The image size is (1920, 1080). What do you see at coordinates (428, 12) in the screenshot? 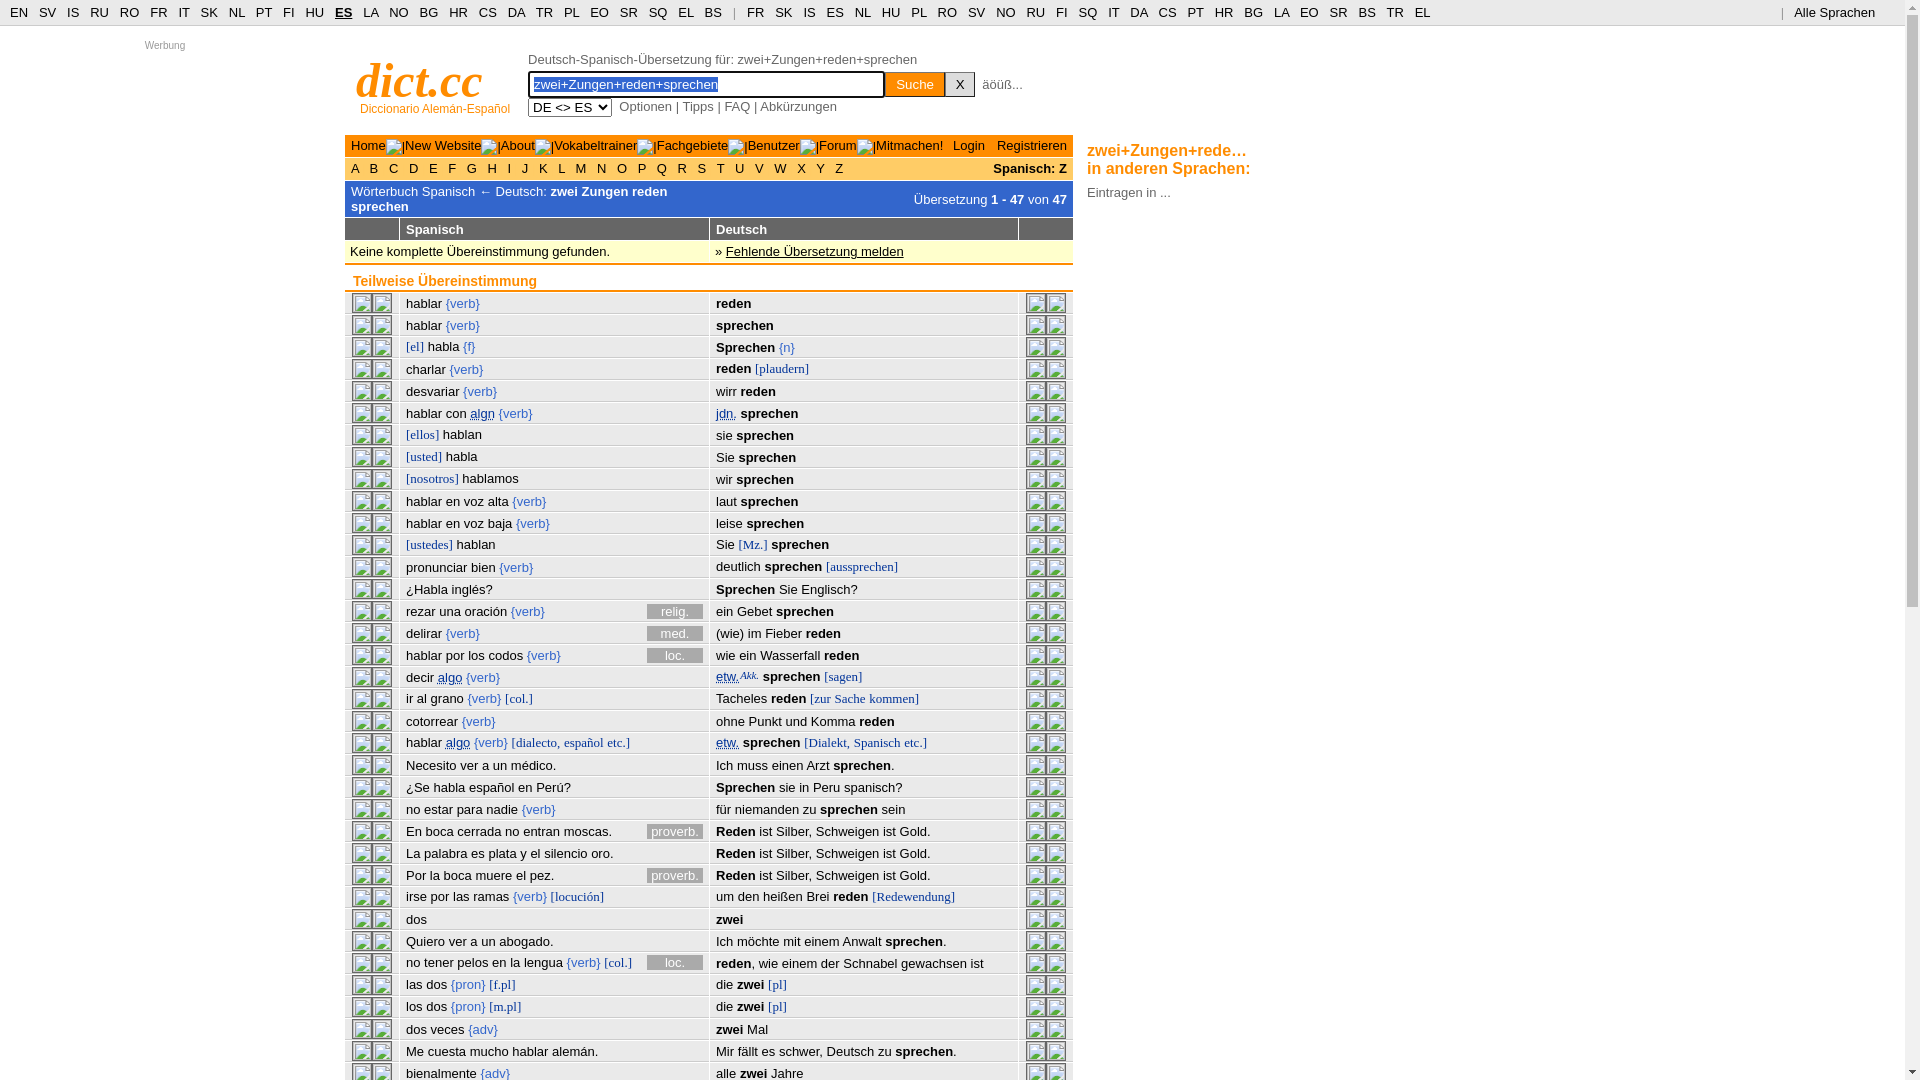
I see `'BG'` at bounding box center [428, 12].